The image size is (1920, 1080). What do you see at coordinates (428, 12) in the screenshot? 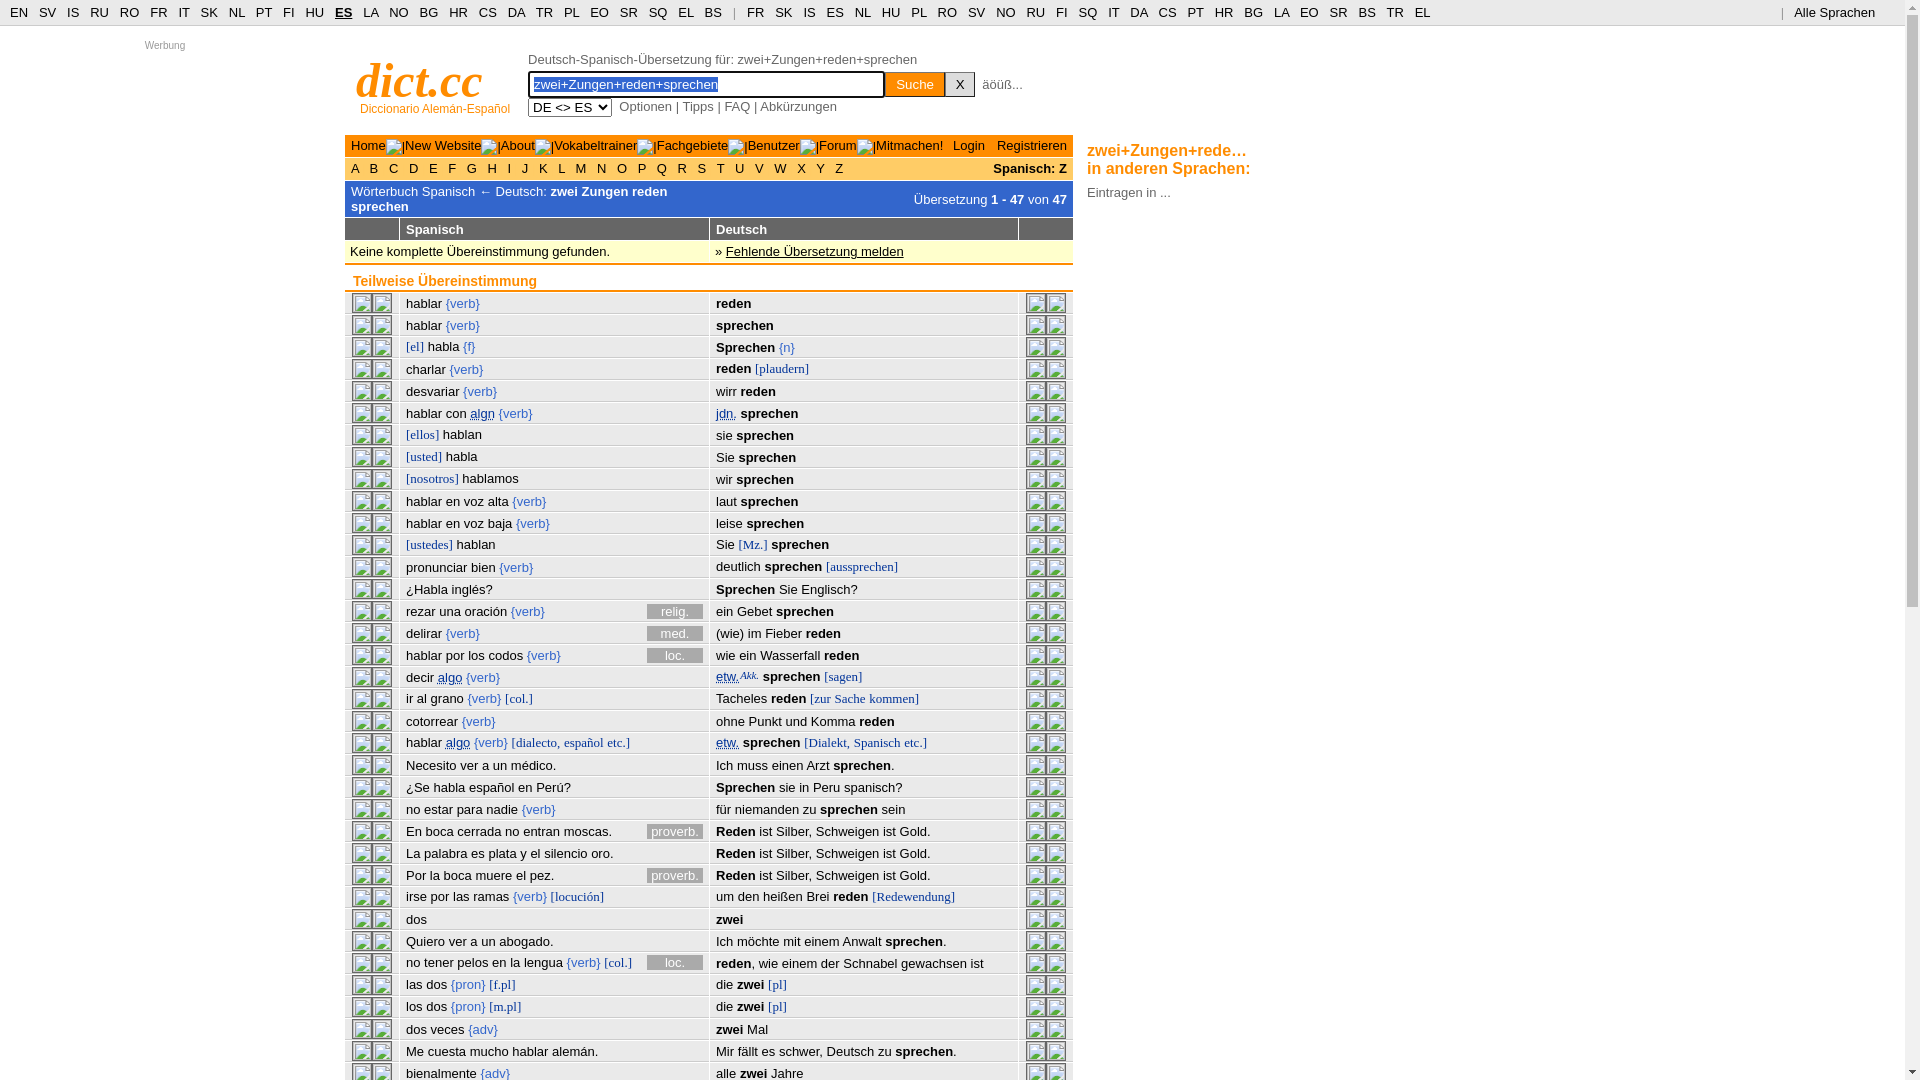
I see `'BG'` at bounding box center [428, 12].